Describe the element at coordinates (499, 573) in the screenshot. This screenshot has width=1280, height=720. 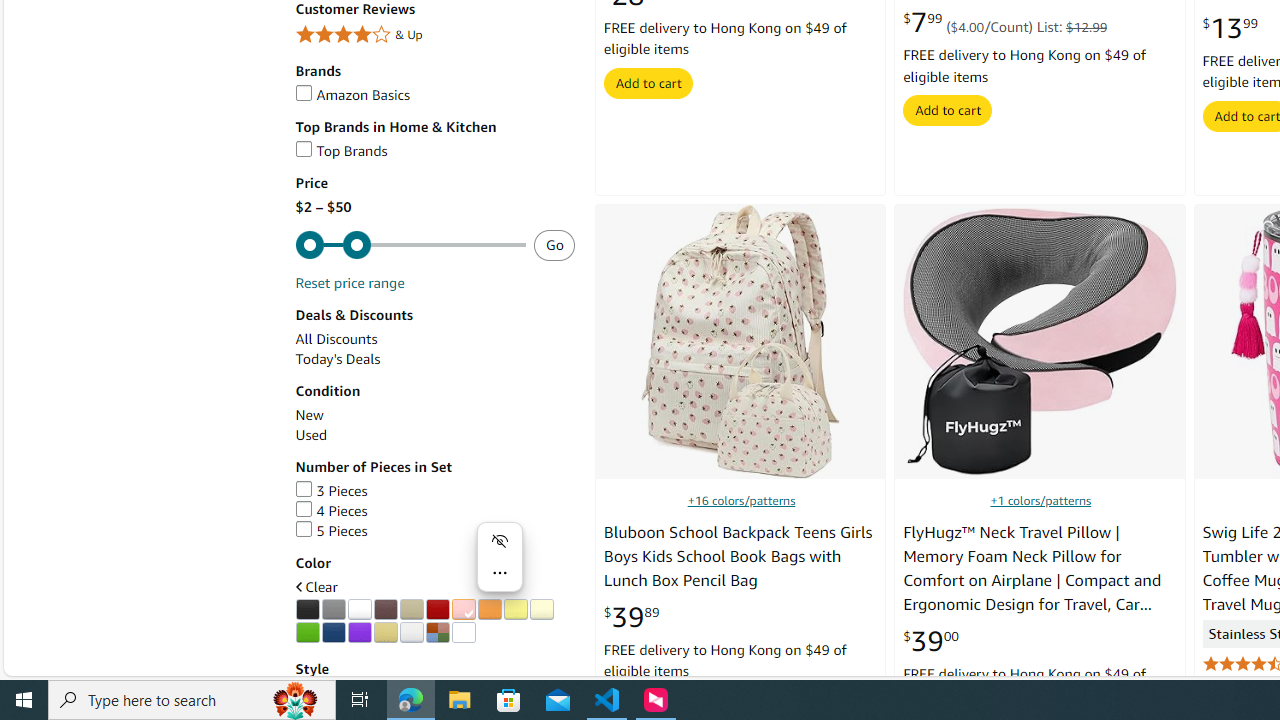
I see `'More actions'` at that location.